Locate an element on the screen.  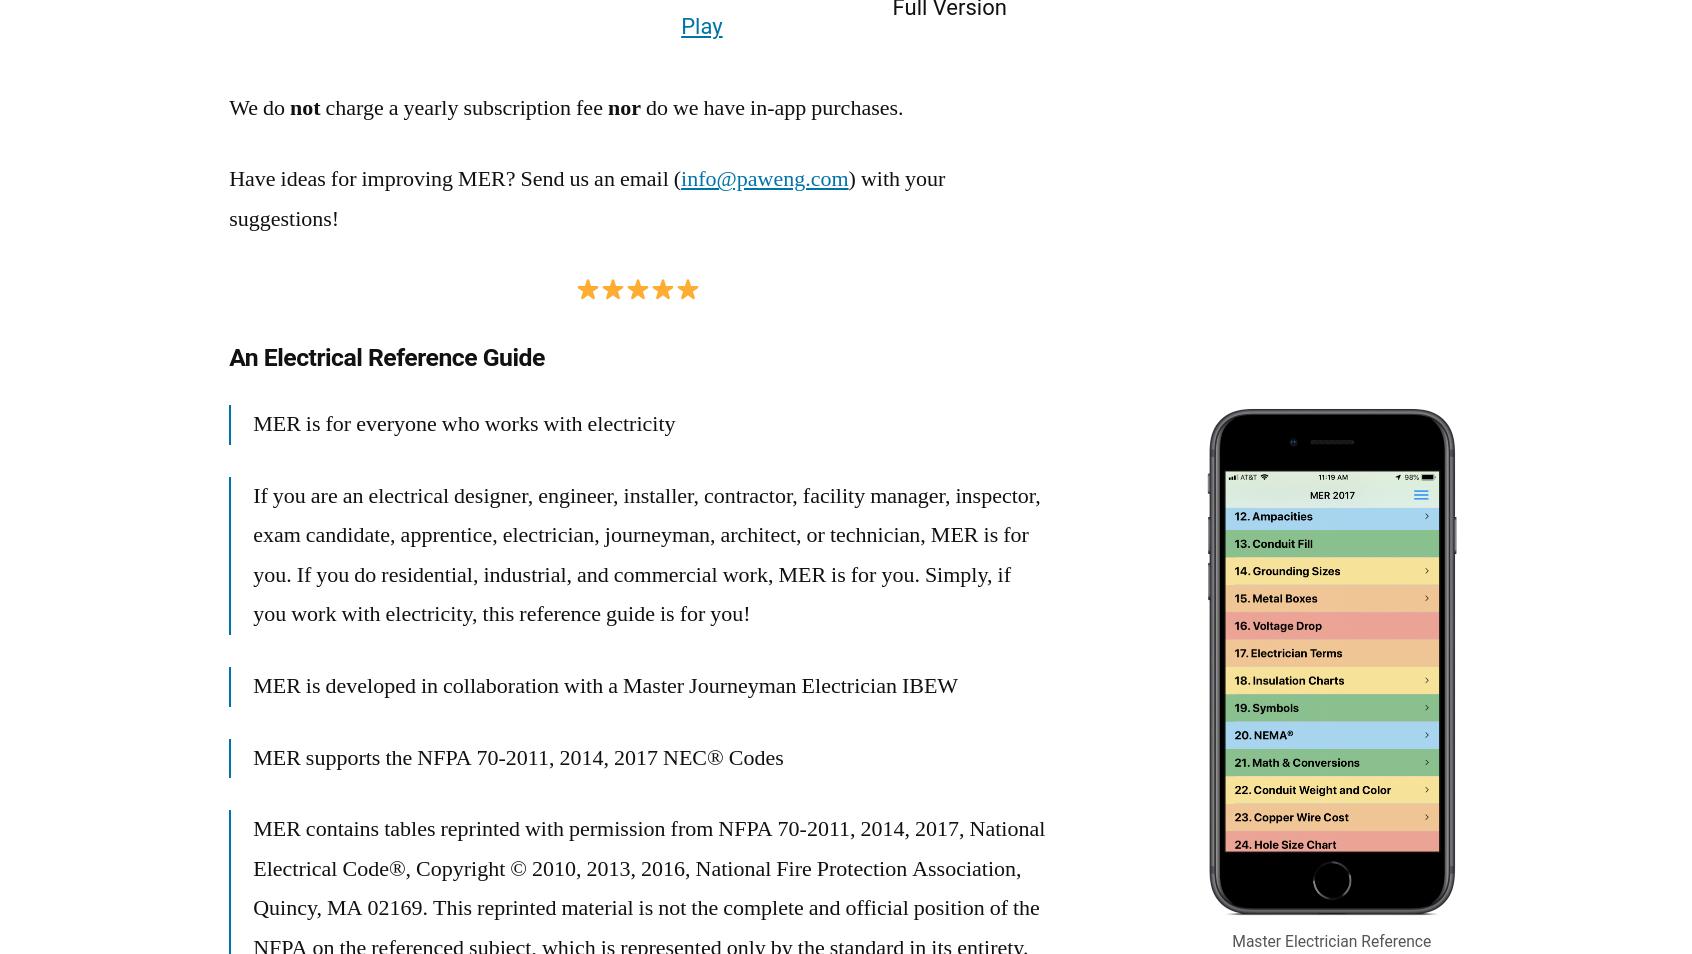
'nor' is located at coordinates (622, 106).